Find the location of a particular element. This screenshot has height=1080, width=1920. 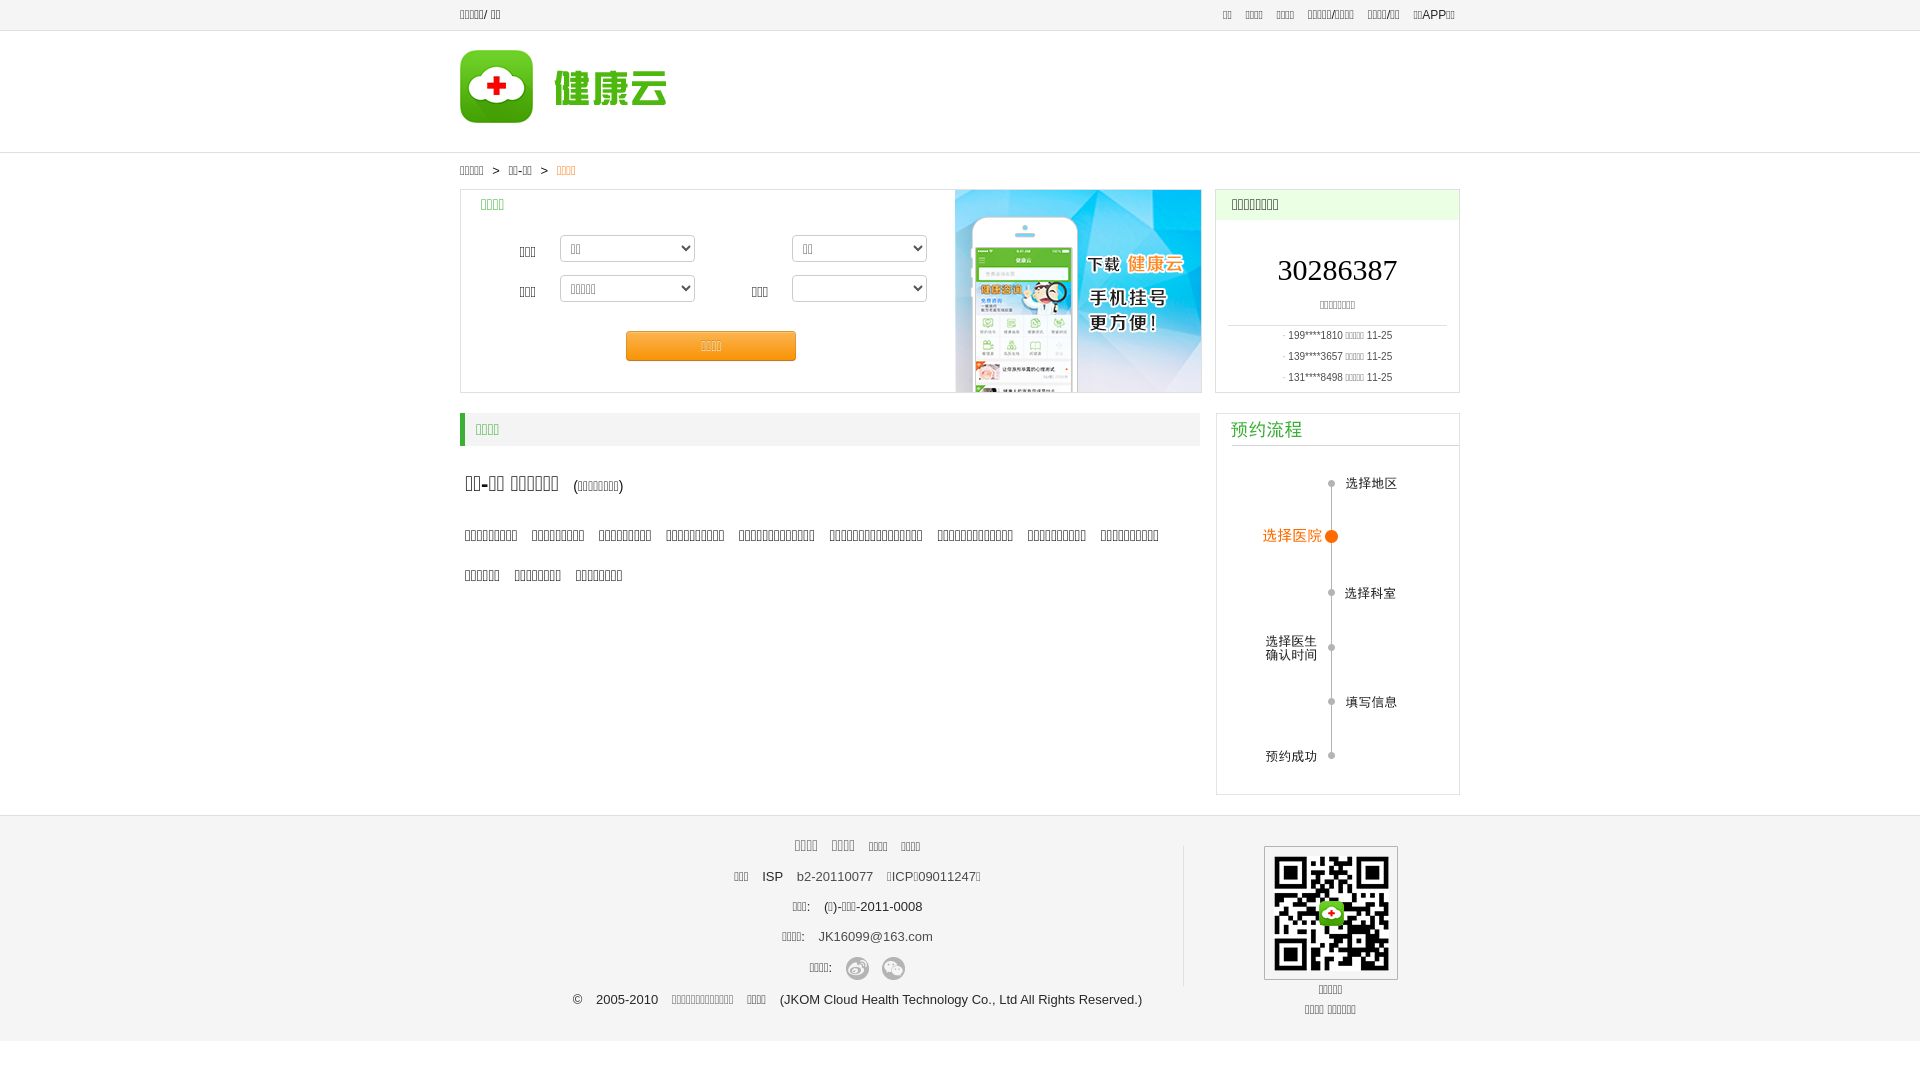

'b2-20110077' is located at coordinates (835, 875).